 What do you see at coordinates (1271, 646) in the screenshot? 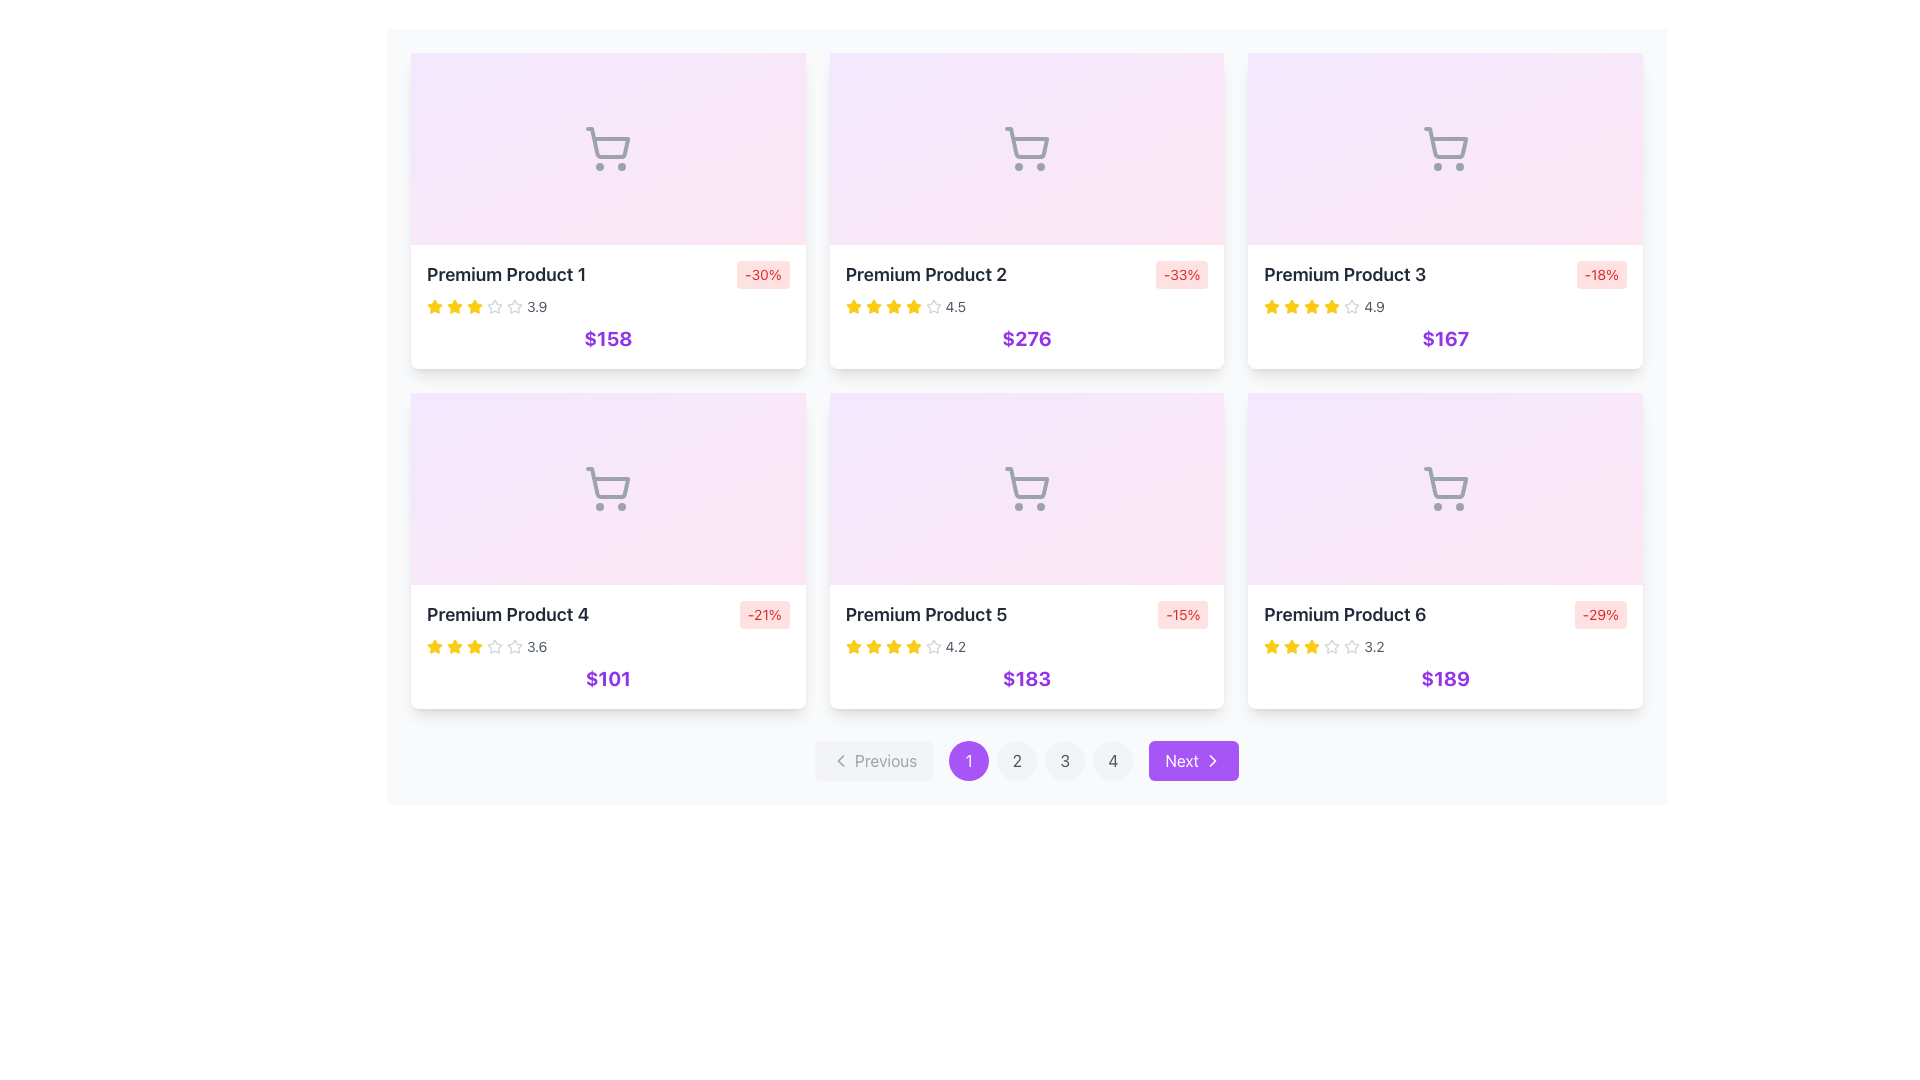
I see `the yellow five-pointed star icon representing the rating for 'Premium Product 6', located in the fourth row, rightmost column of the product grid` at bounding box center [1271, 646].